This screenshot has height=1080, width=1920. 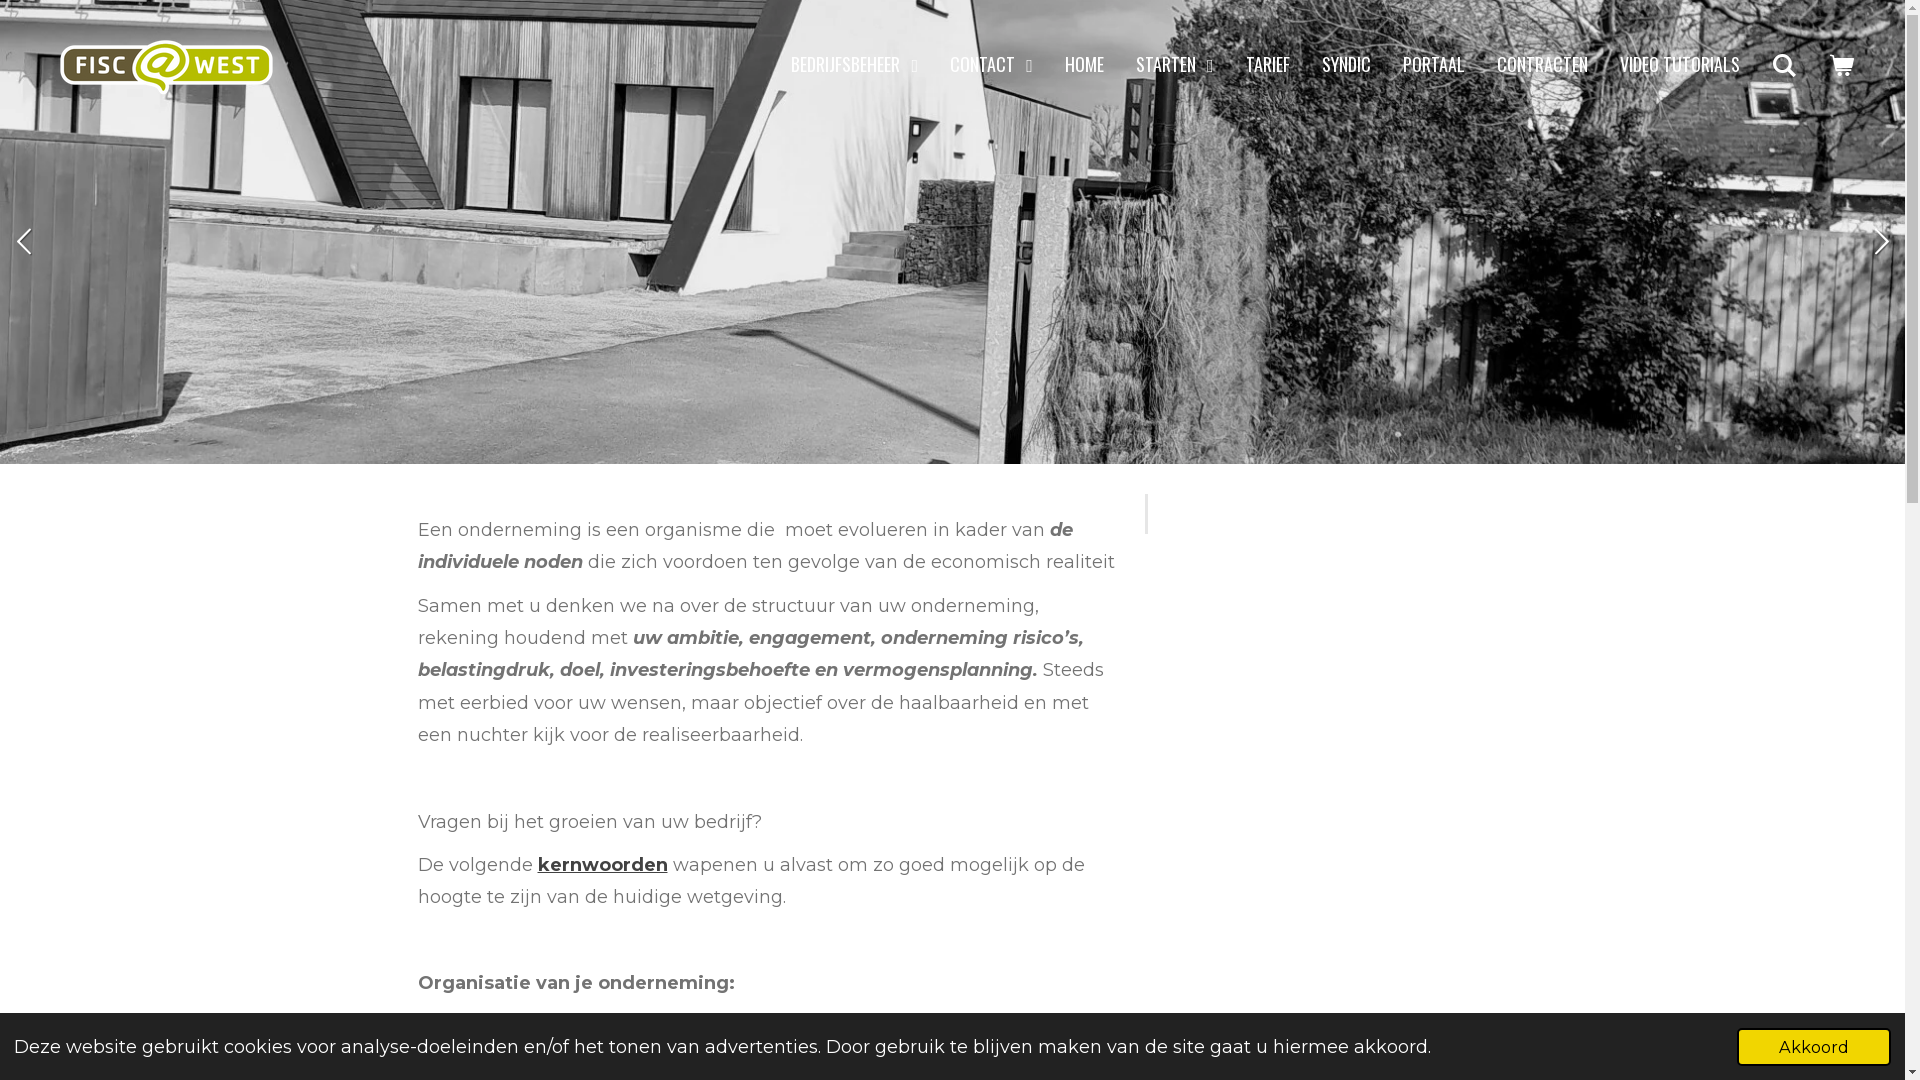 What do you see at coordinates (991, 64) in the screenshot?
I see `'CONTACT'` at bounding box center [991, 64].